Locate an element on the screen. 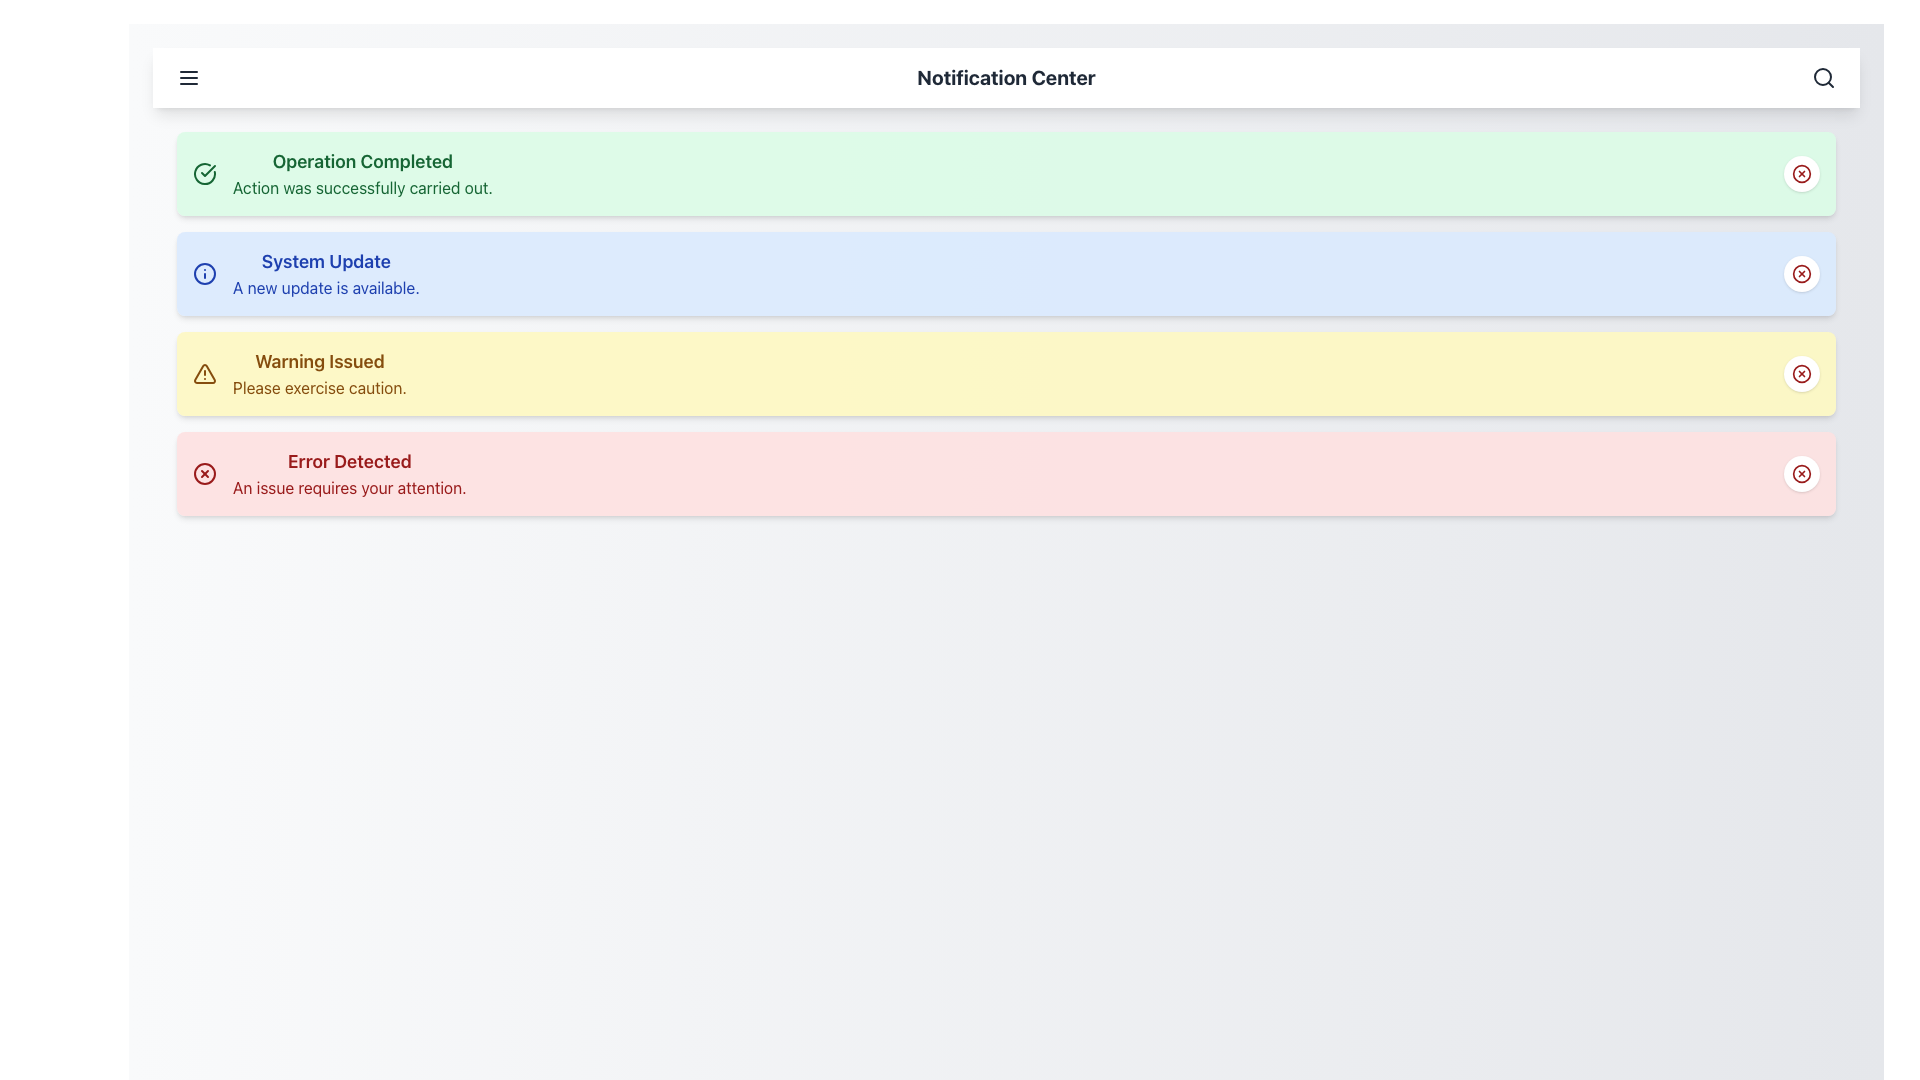 The image size is (1920, 1080). the text label displaying the message 'A new update is available.' which is positioned under the title 'System Update' within the blue notification card is located at coordinates (326, 288).